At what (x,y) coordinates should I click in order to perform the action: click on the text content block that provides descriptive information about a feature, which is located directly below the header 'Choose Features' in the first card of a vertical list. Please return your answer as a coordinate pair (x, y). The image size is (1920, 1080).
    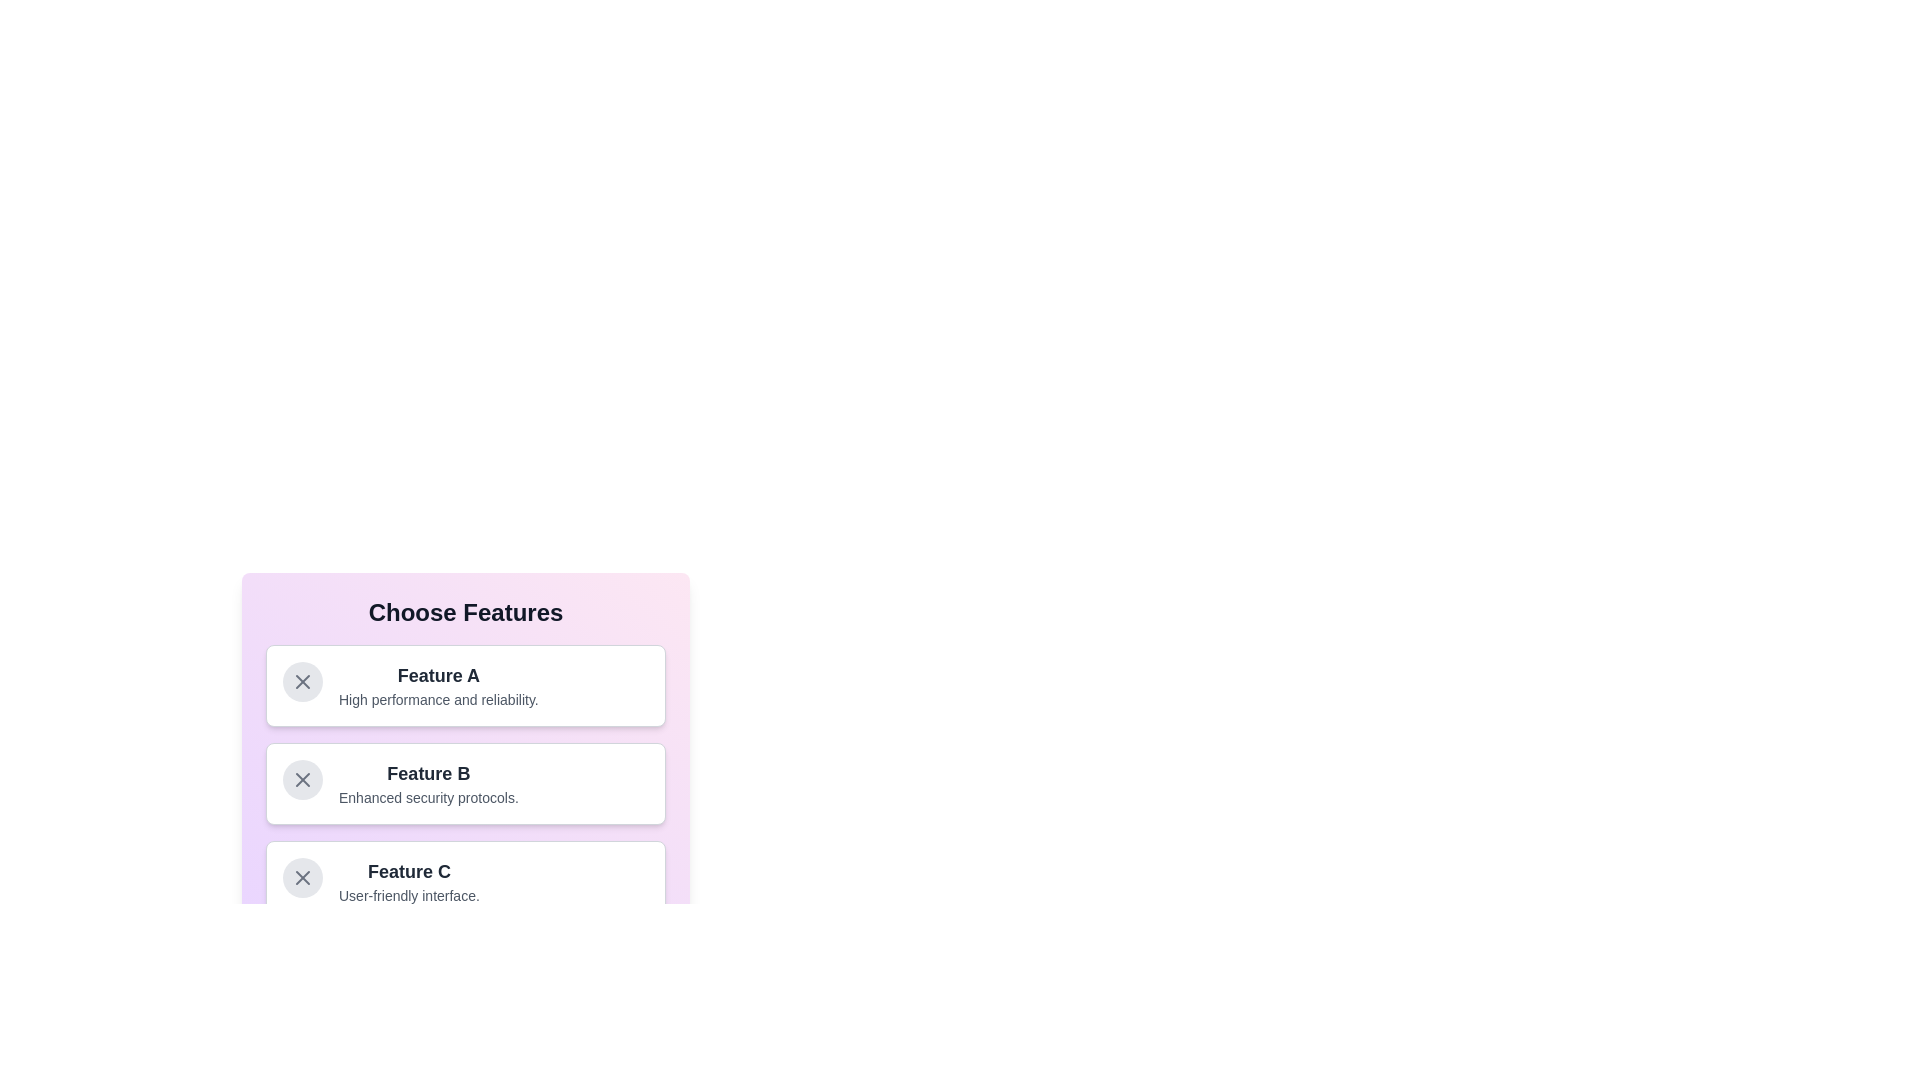
    Looking at the image, I should click on (437, 685).